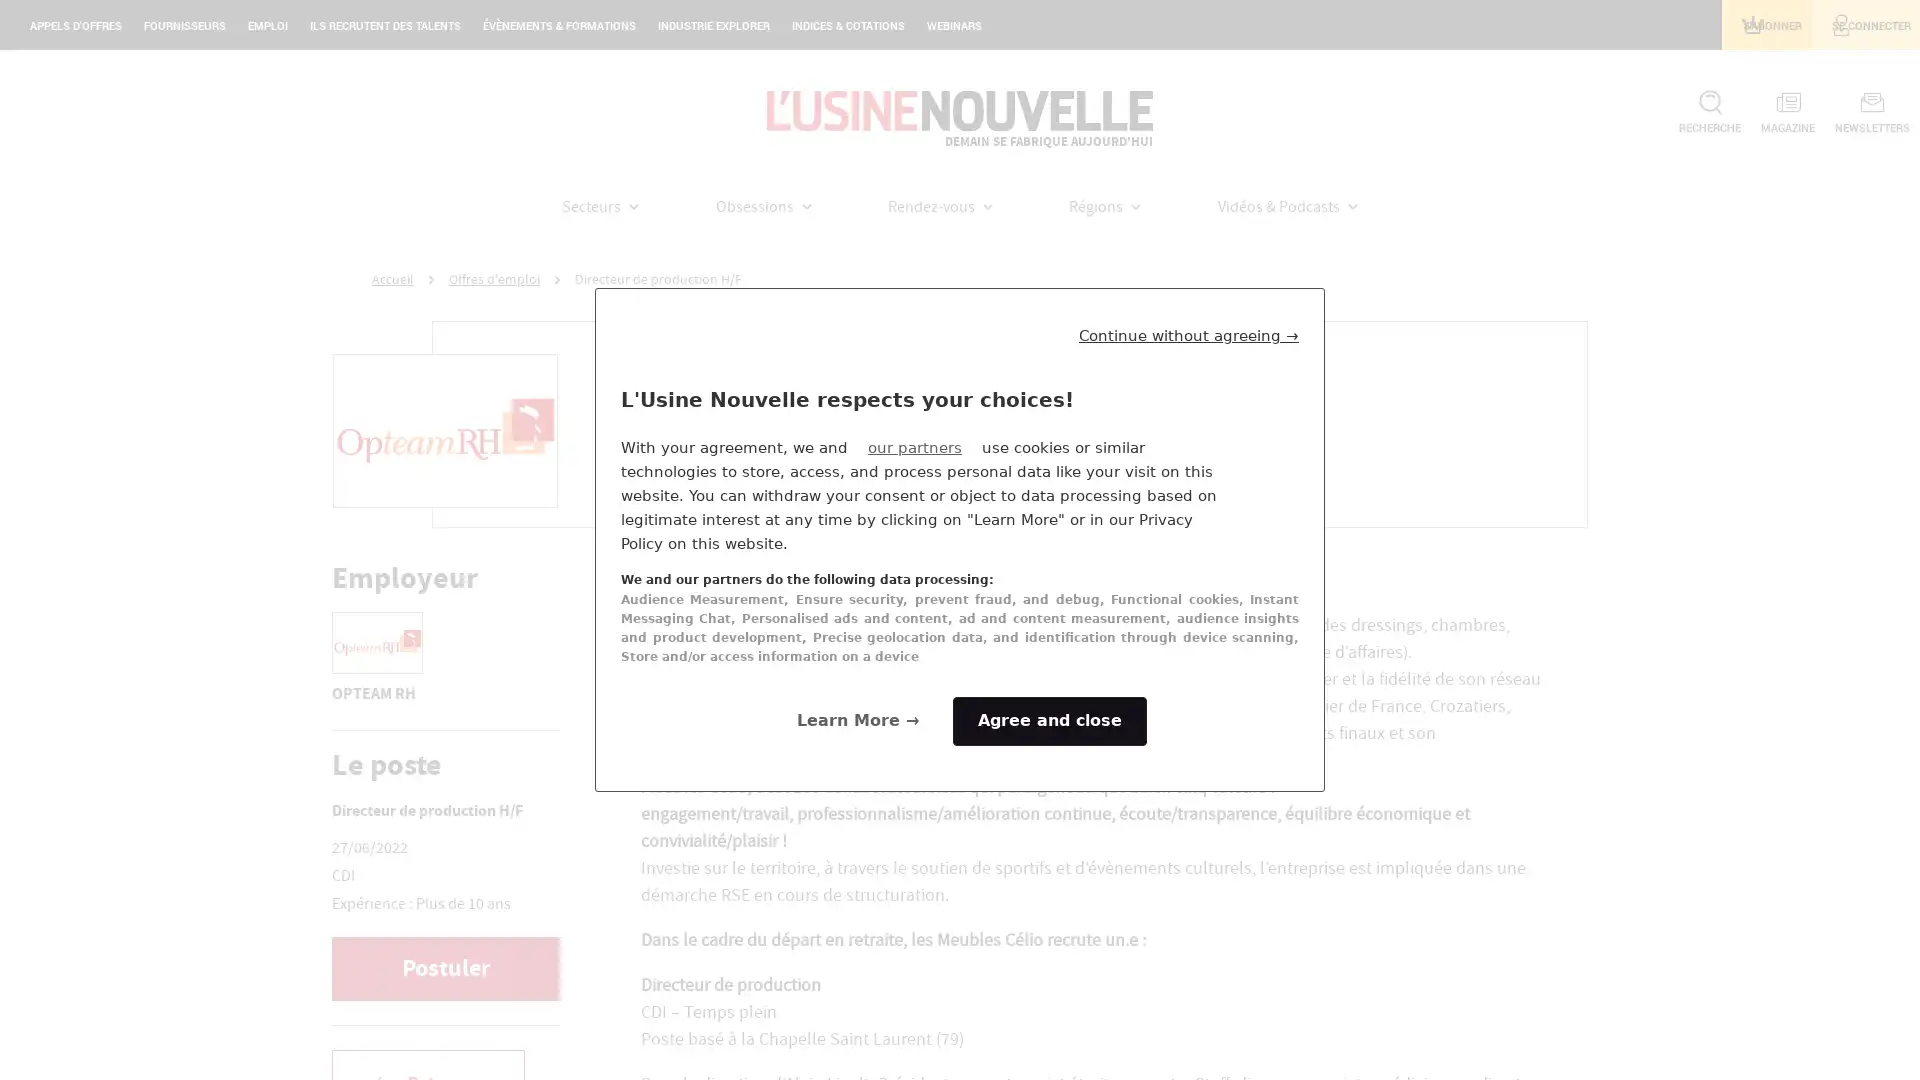  Describe the element at coordinates (1189, 334) in the screenshot. I see `Continue without agreeing` at that location.